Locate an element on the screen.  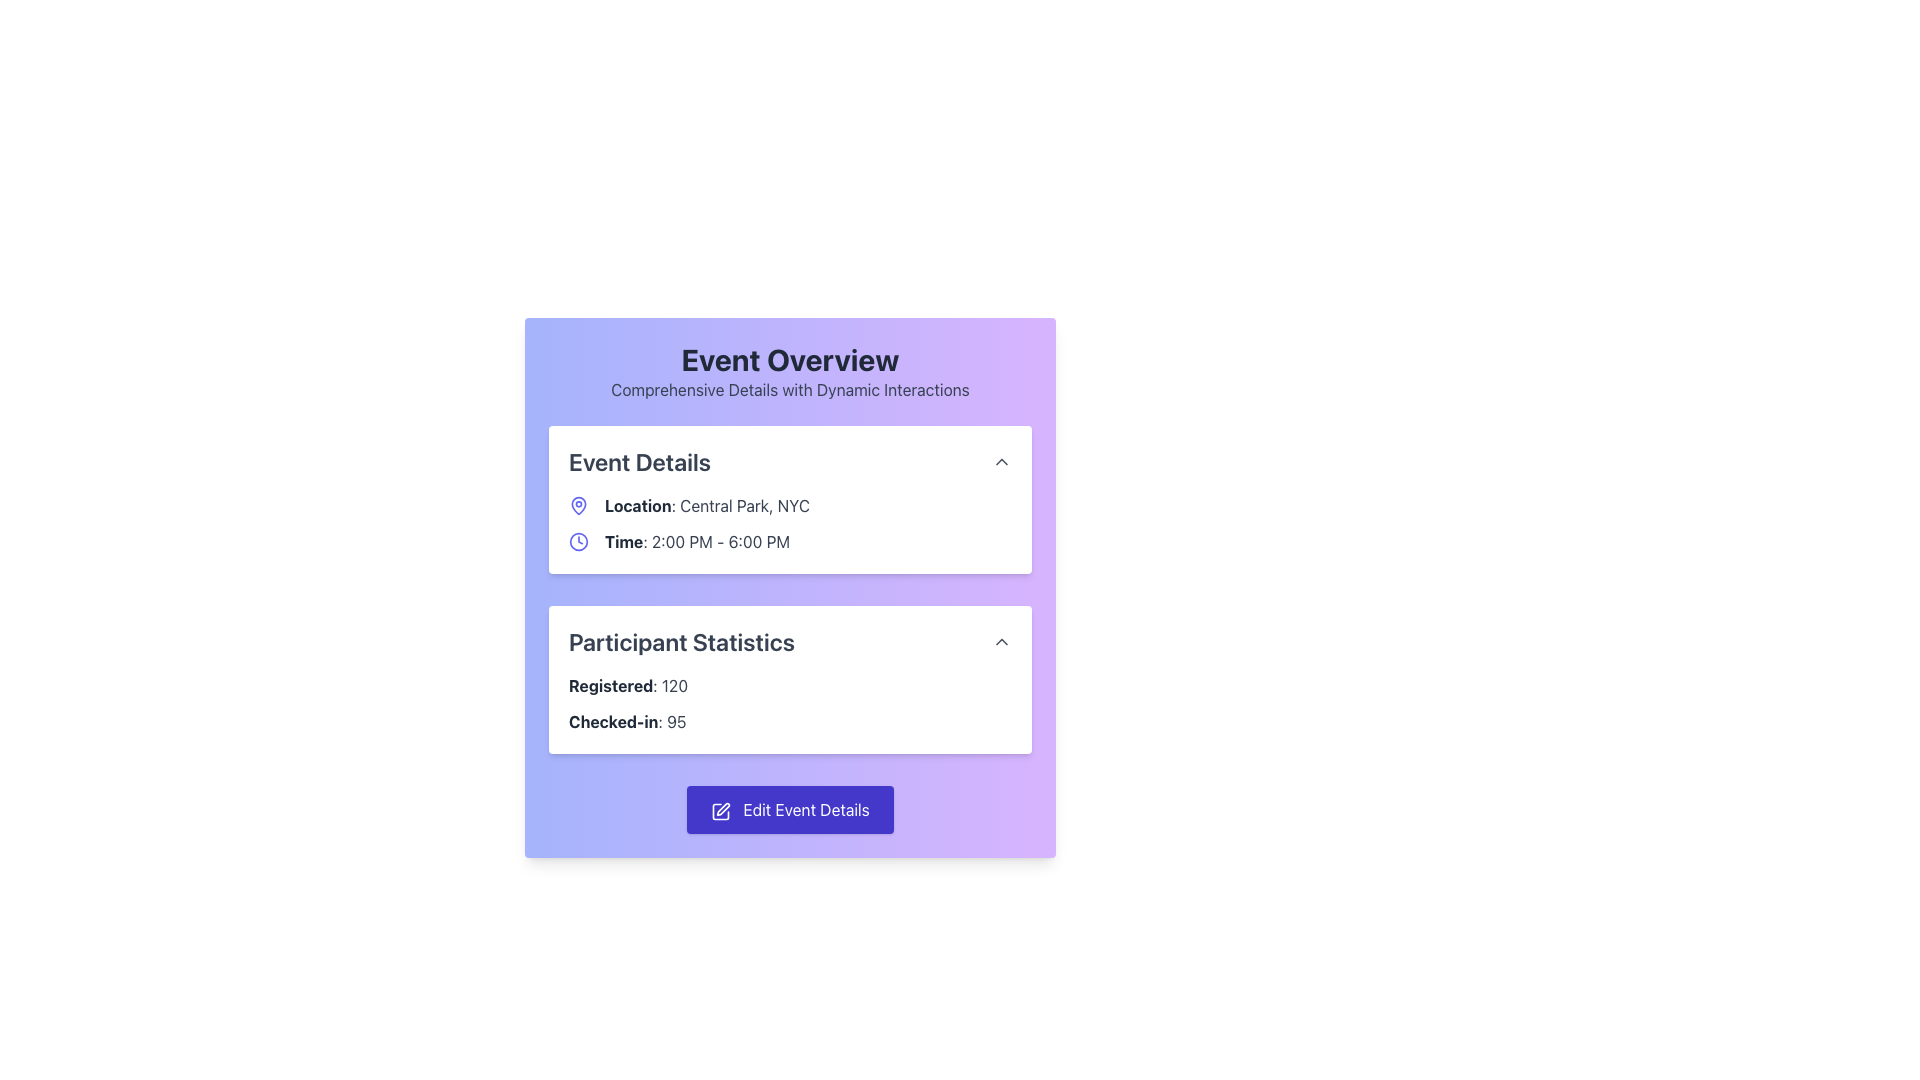
the 'Edit Event Details' button with a blue background and white text located at the bottom center of the 'Event Overview' modal to observe any visual effects such as color change is located at coordinates (789, 810).